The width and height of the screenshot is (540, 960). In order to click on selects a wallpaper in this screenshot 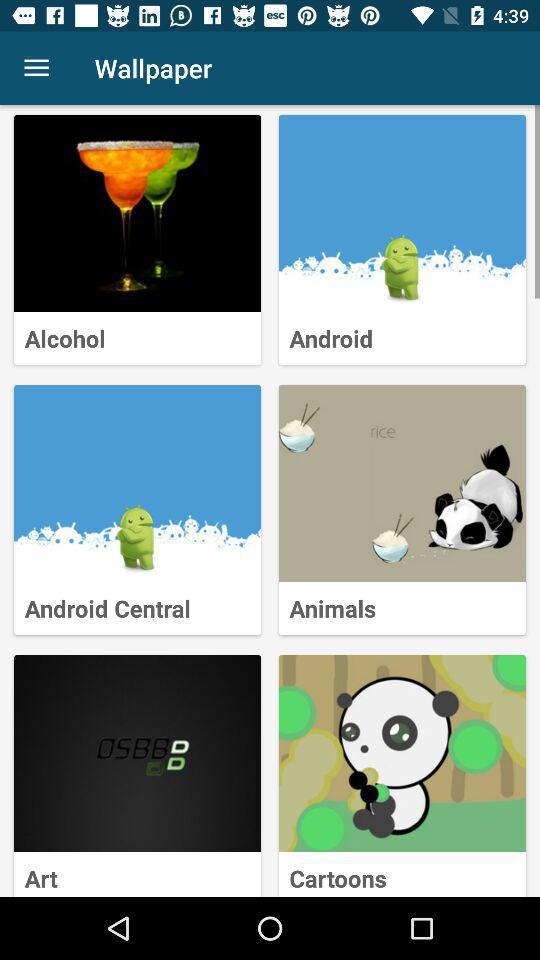, I will do `click(136, 213)`.